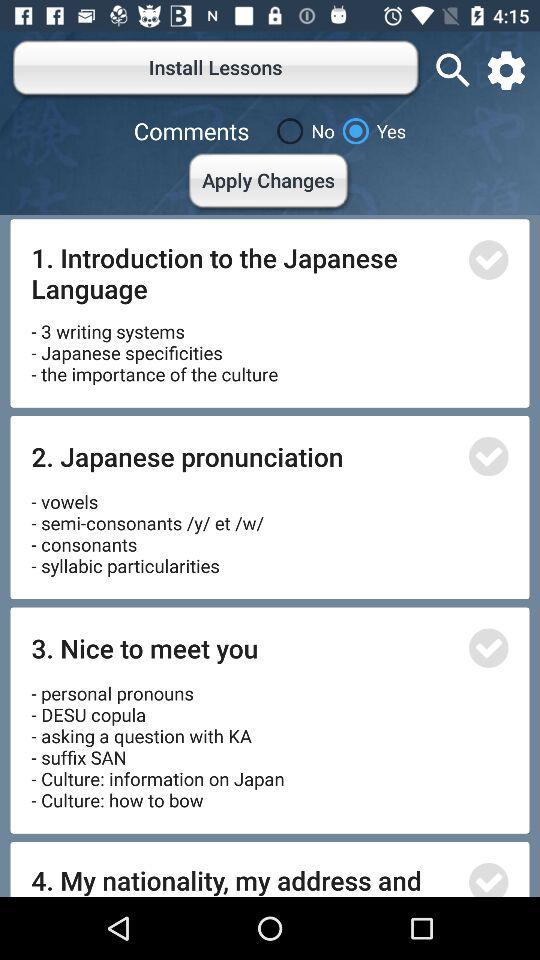 The height and width of the screenshot is (960, 540). I want to click on install, so click(487, 259).